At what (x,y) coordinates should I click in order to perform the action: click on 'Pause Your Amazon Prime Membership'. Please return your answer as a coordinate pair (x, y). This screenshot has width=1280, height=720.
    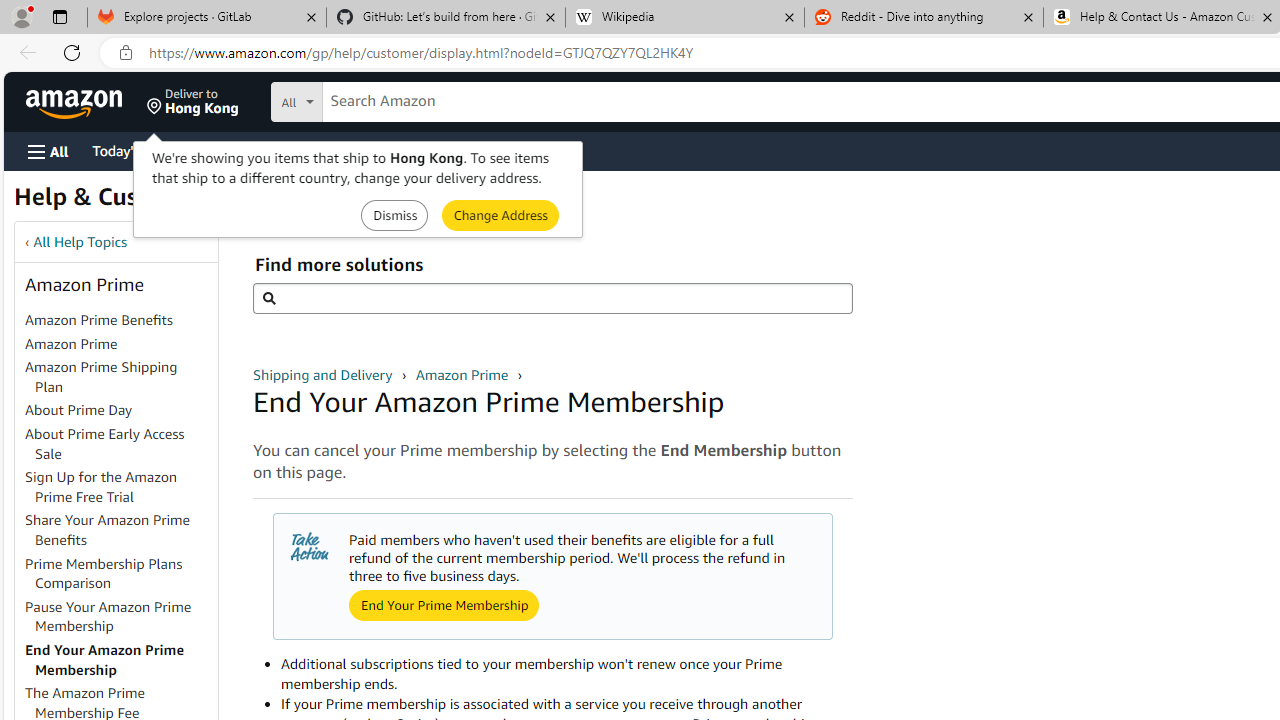
    Looking at the image, I should click on (107, 615).